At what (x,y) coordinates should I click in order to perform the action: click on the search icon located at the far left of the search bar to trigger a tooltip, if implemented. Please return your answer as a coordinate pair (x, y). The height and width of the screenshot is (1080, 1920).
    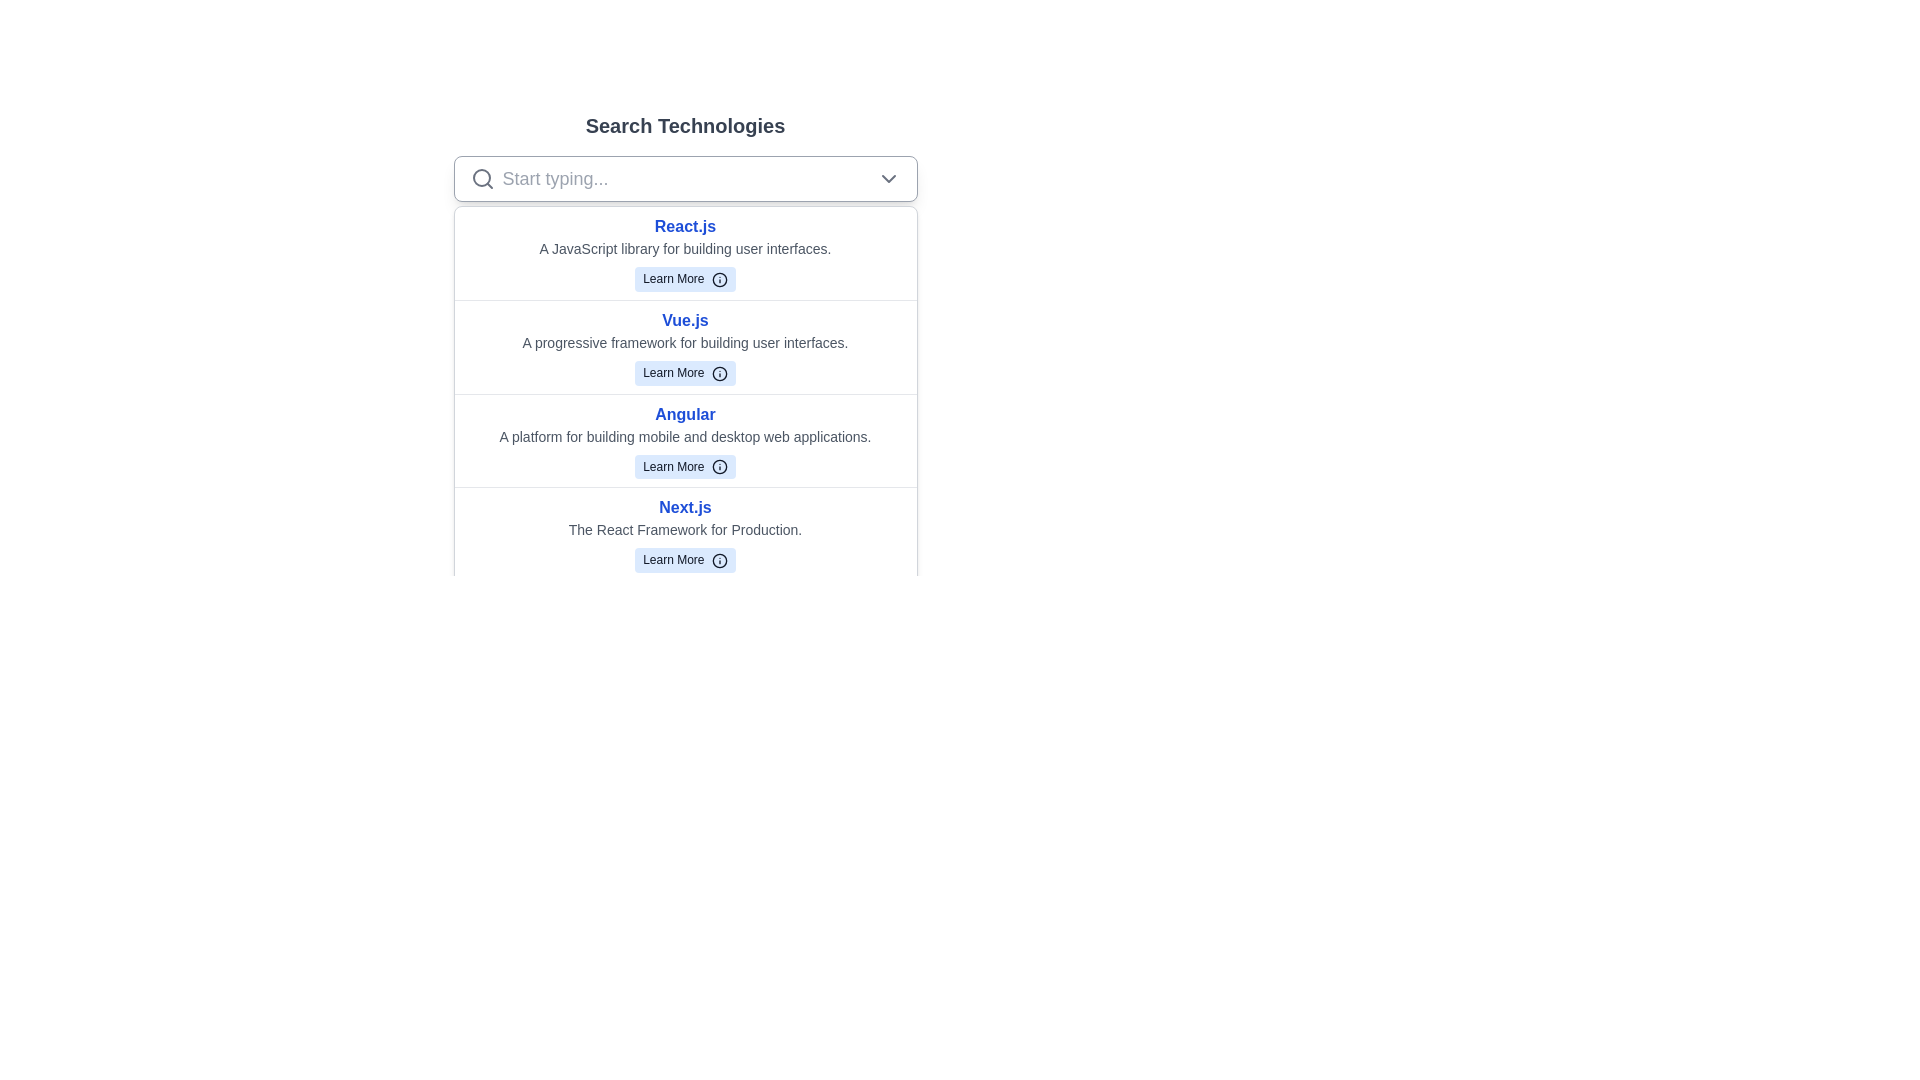
    Looking at the image, I should click on (482, 177).